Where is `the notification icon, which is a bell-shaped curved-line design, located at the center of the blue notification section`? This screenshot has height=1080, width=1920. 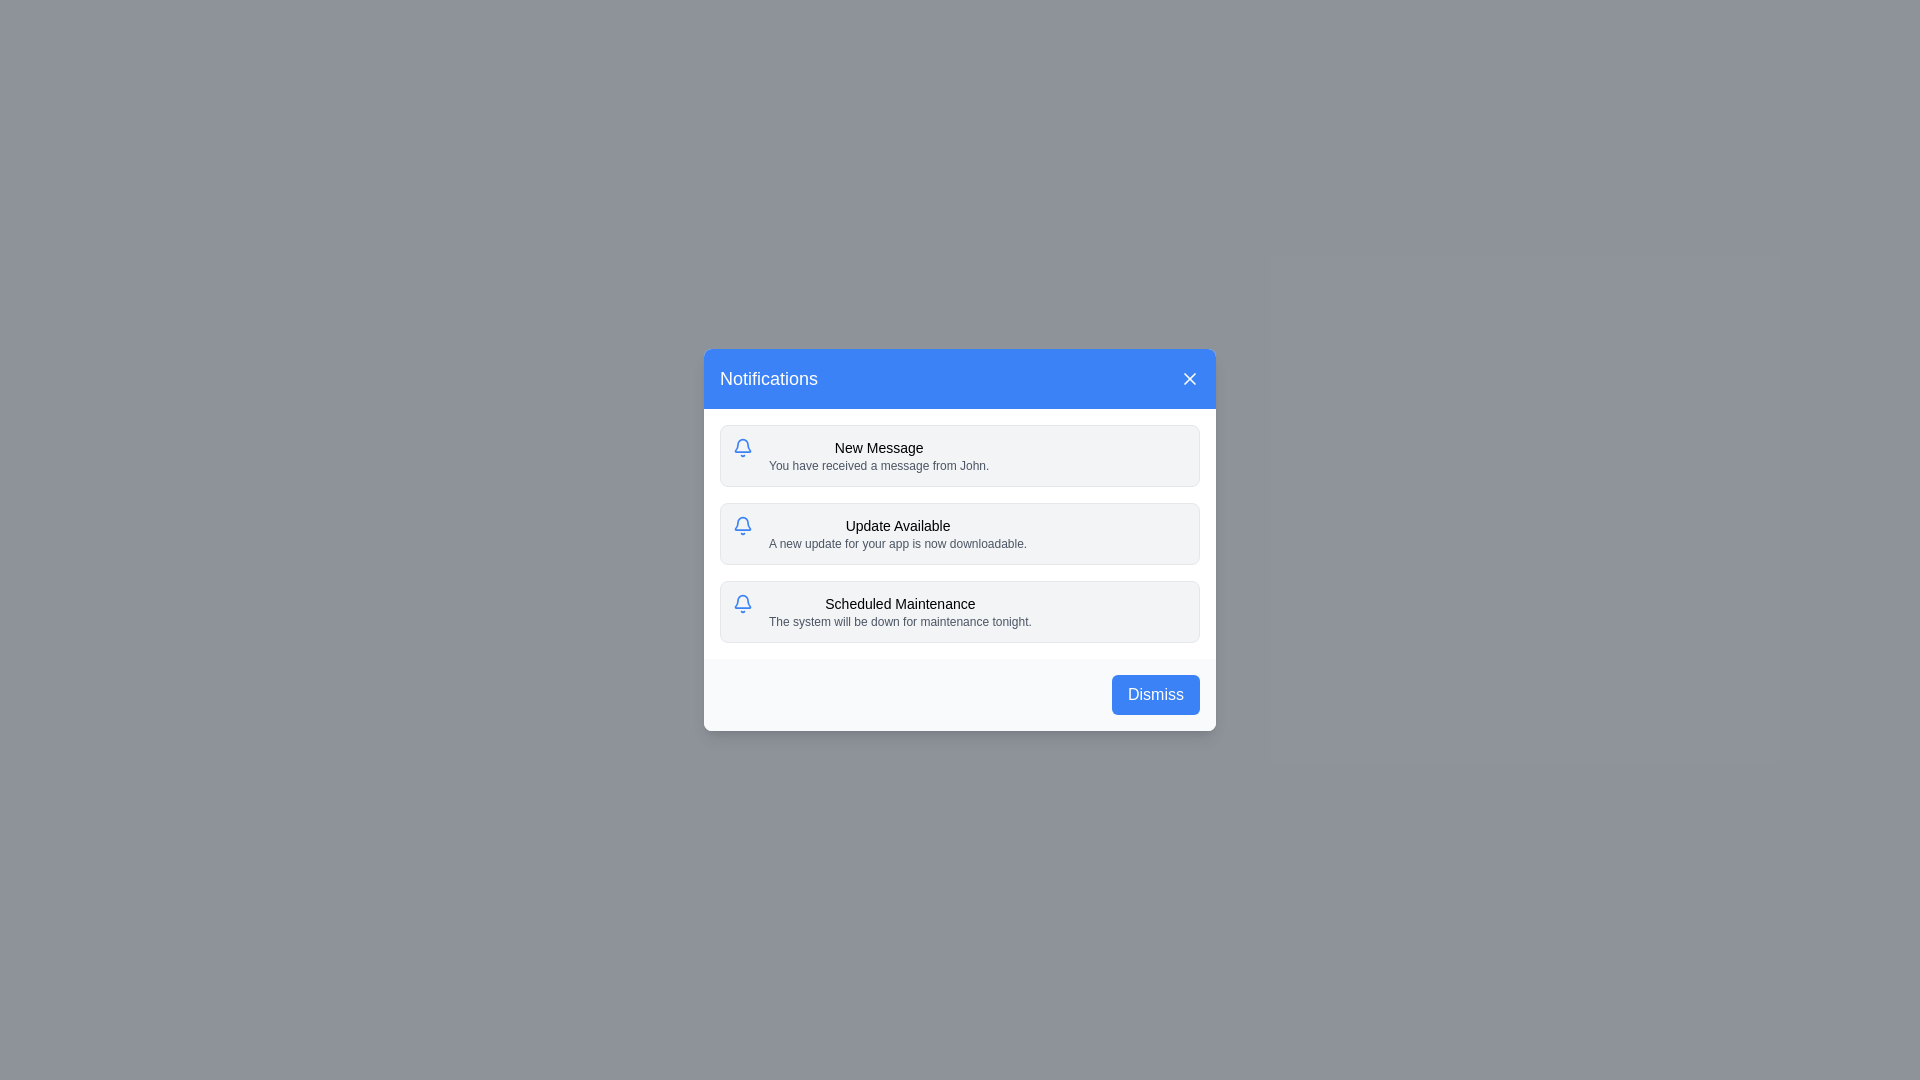
the notification icon, which is a bell-shaped curved-line design, located at the center of the blue notification section is located at coordinates (742, 600).